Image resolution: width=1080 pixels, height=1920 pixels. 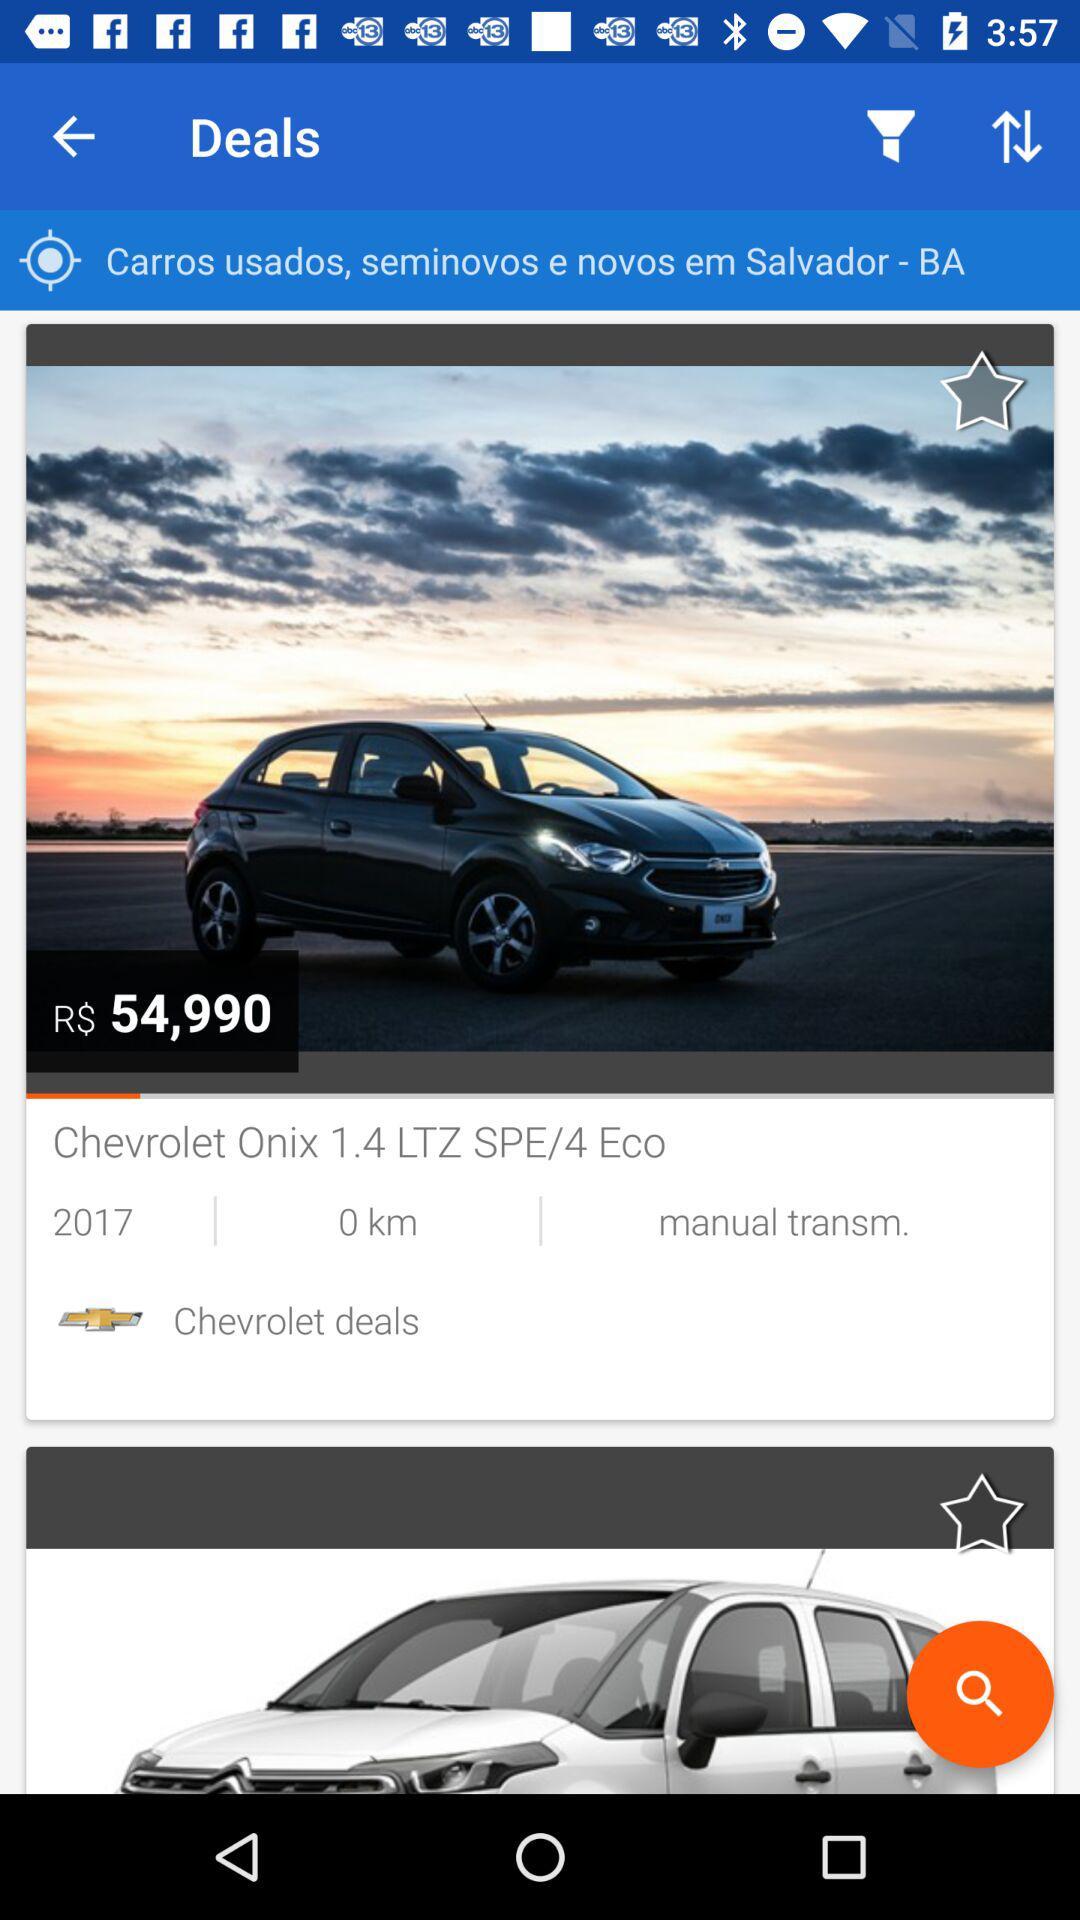 I want to click on the item next to deals item, so click(x=72, y=135).